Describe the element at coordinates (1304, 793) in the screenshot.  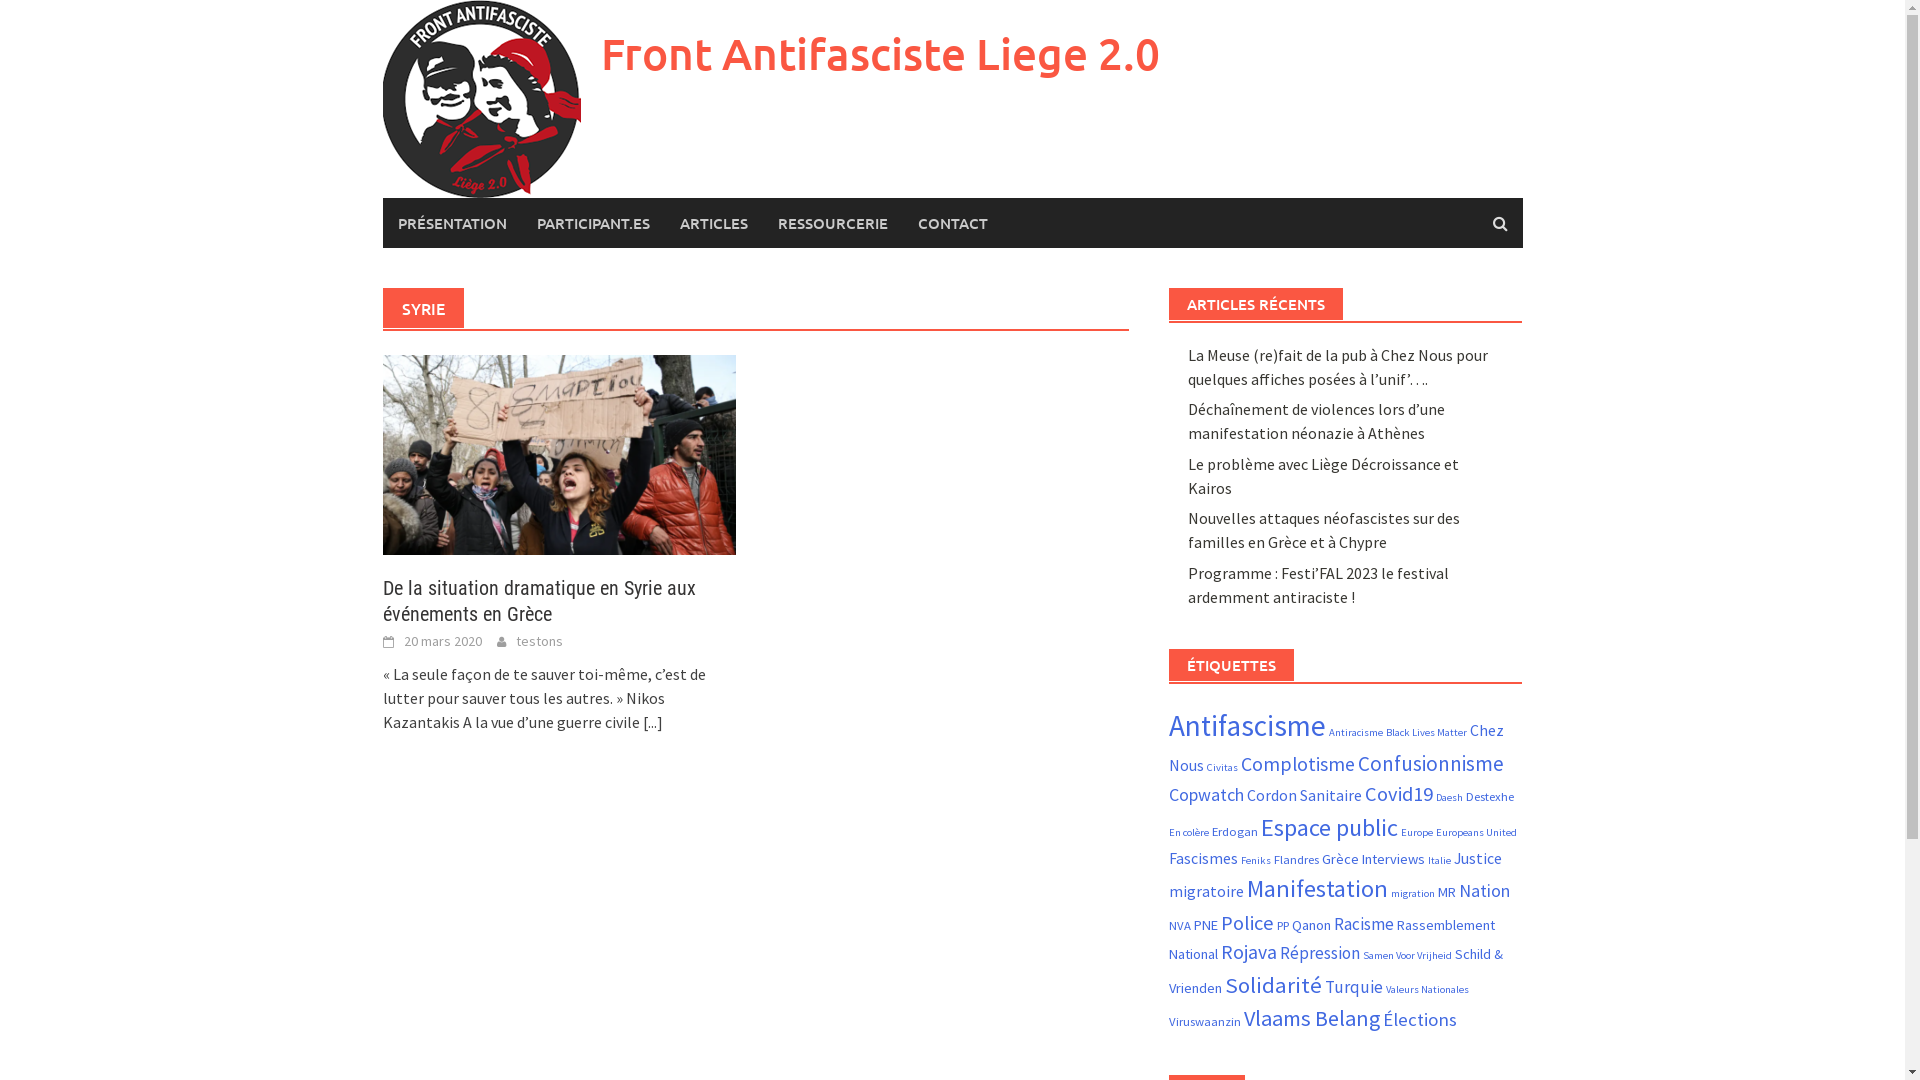
I see `'Cordon Sanitaire'` at that location.